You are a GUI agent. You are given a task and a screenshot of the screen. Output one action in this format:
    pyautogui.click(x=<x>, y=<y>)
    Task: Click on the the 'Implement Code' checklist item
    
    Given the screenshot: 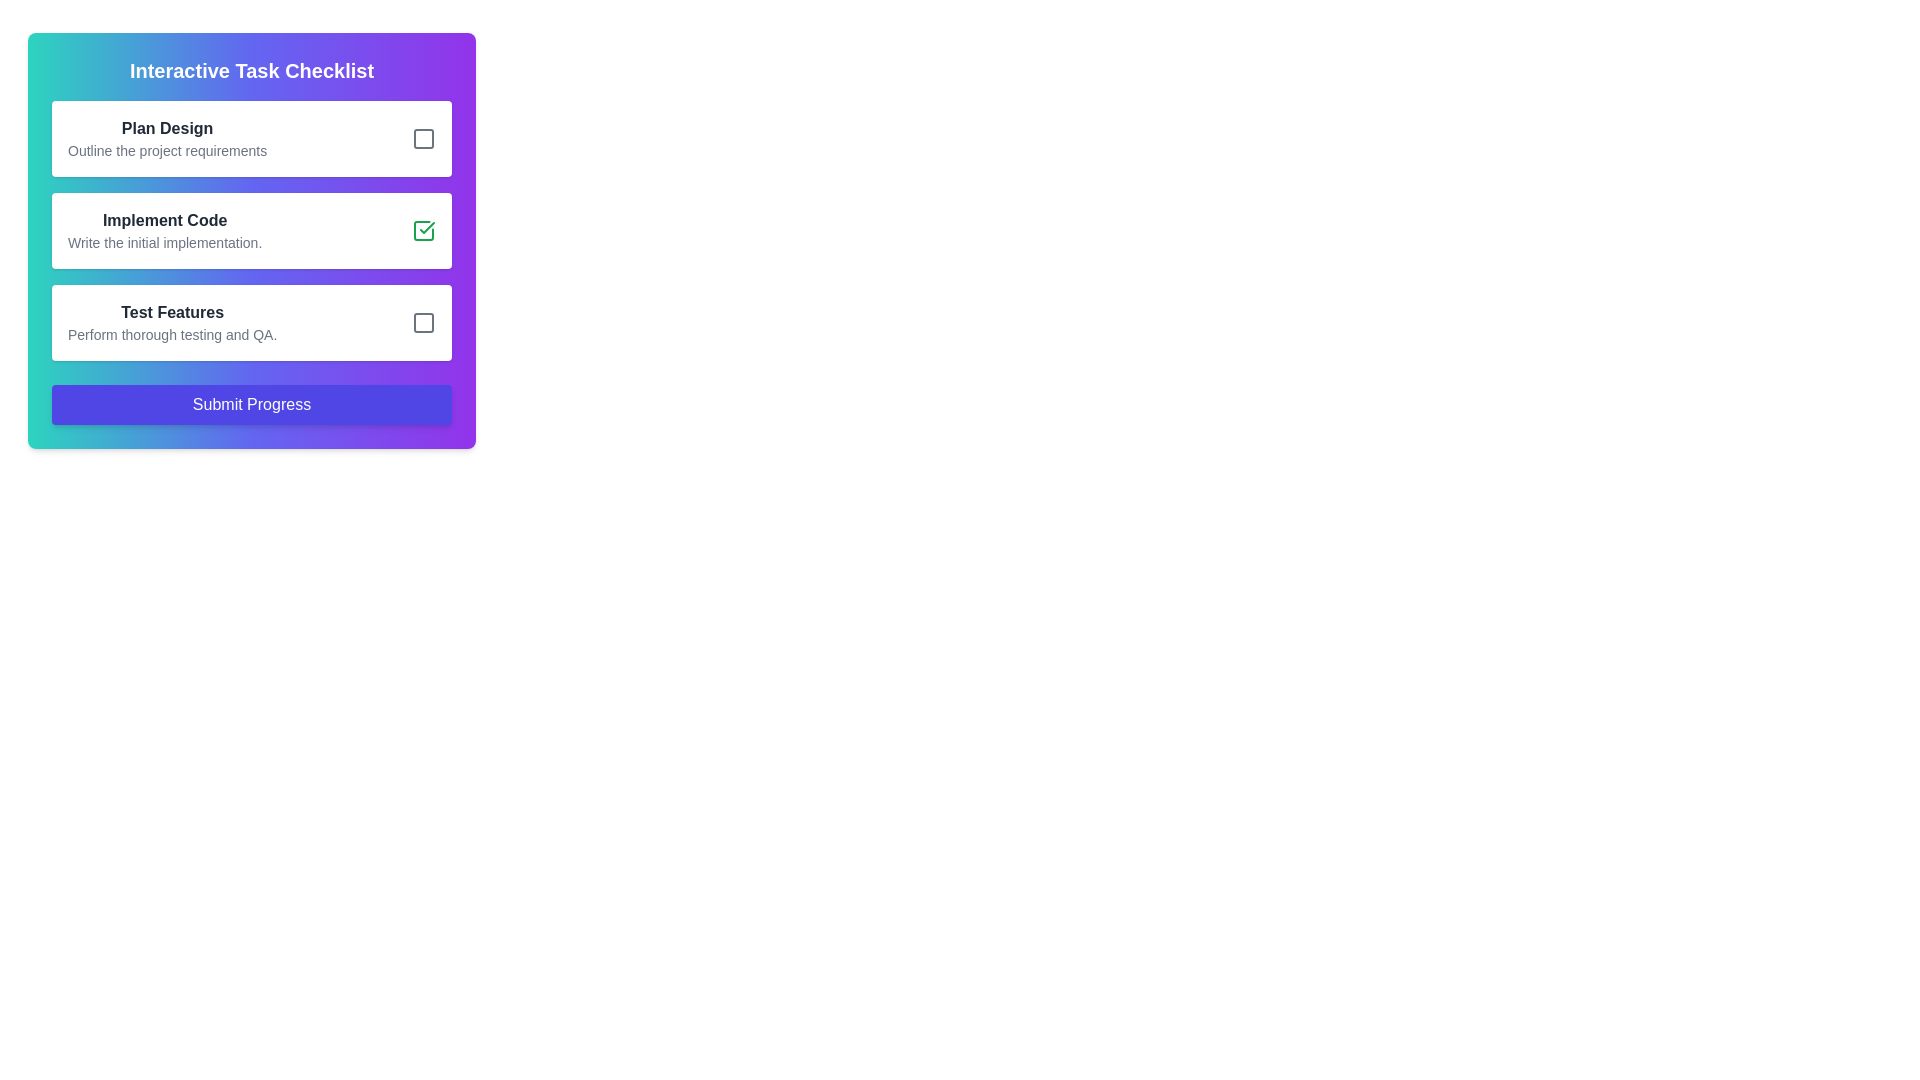 What is the action you would take?
    pyautogui.click(x=251, y=230)
    